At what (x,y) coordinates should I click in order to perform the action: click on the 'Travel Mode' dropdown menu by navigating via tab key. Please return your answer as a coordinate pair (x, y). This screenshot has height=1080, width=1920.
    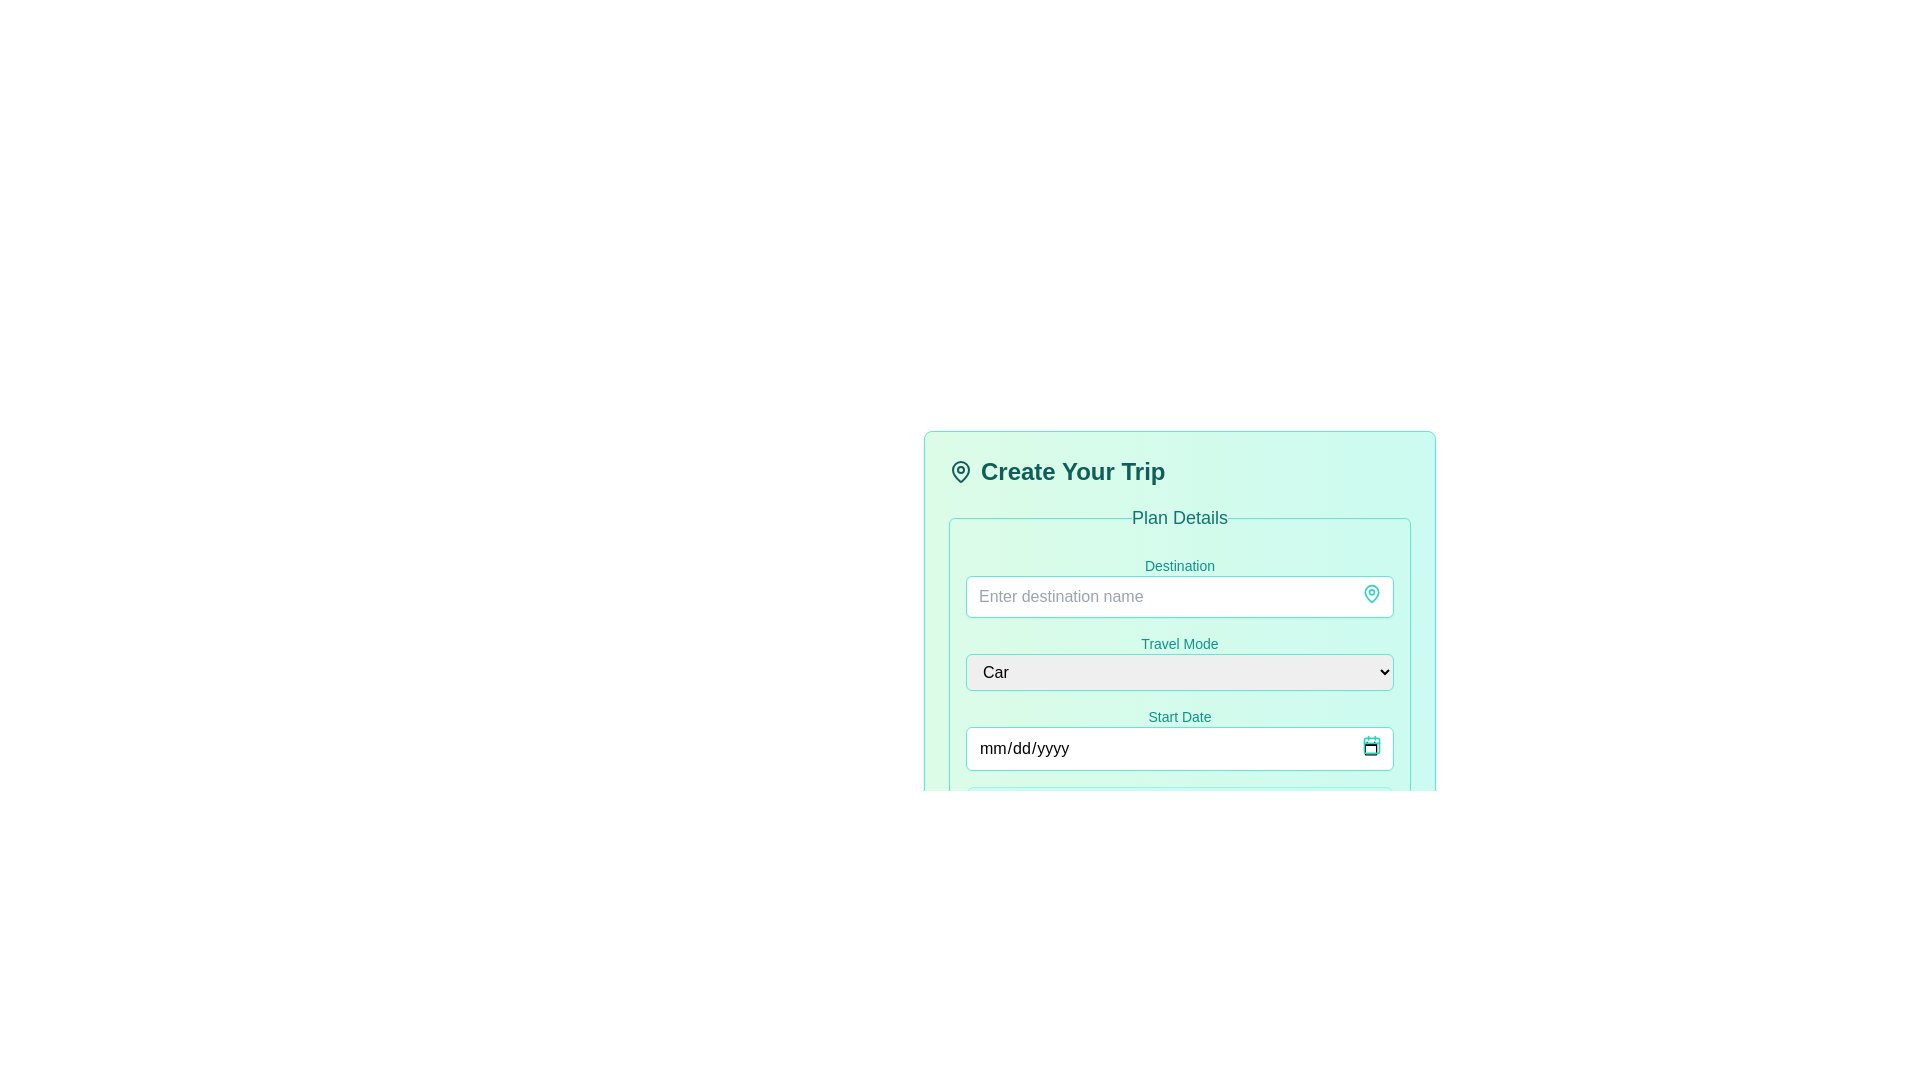
    Looking at the image, I should click on (1180, 662).